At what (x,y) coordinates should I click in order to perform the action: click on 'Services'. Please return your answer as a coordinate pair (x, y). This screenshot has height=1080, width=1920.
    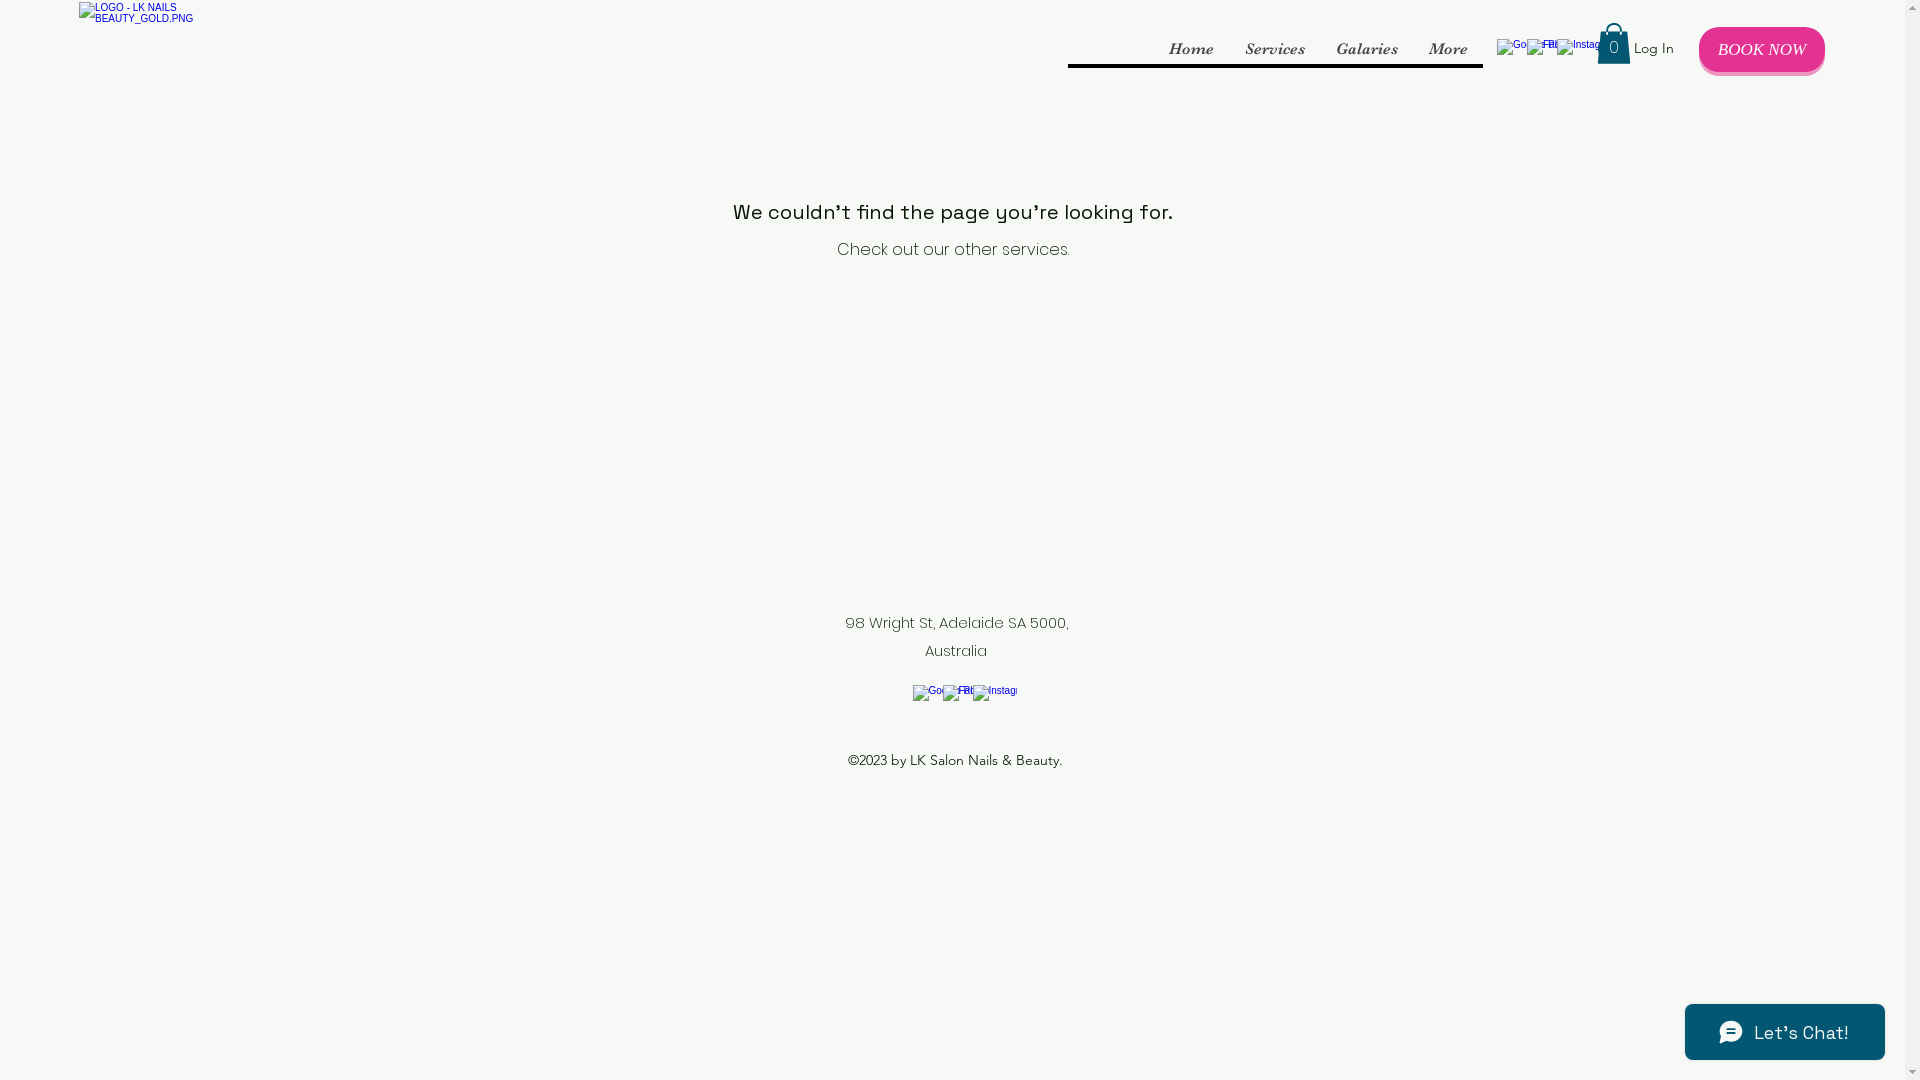
    Looking at the image, I should click on (1227, 48).